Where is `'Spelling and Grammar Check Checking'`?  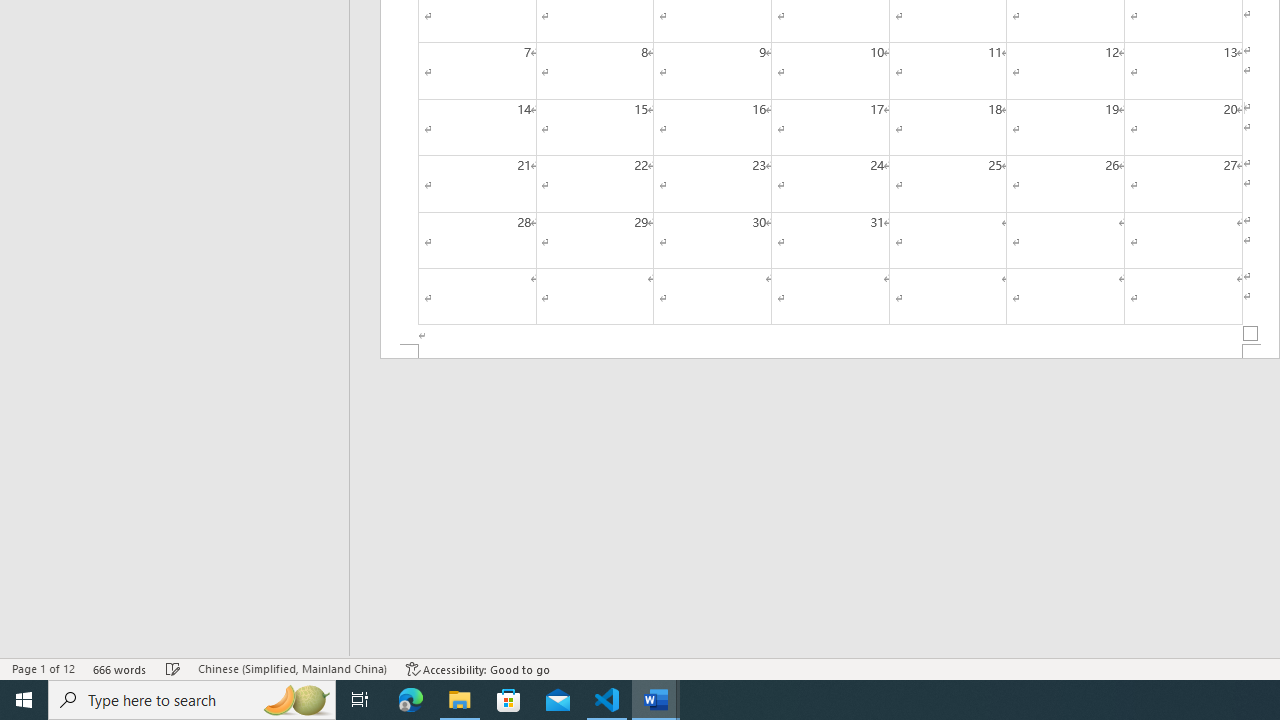
'Spelling and Grammar Check Checking' is located at coordinates (173, 669).